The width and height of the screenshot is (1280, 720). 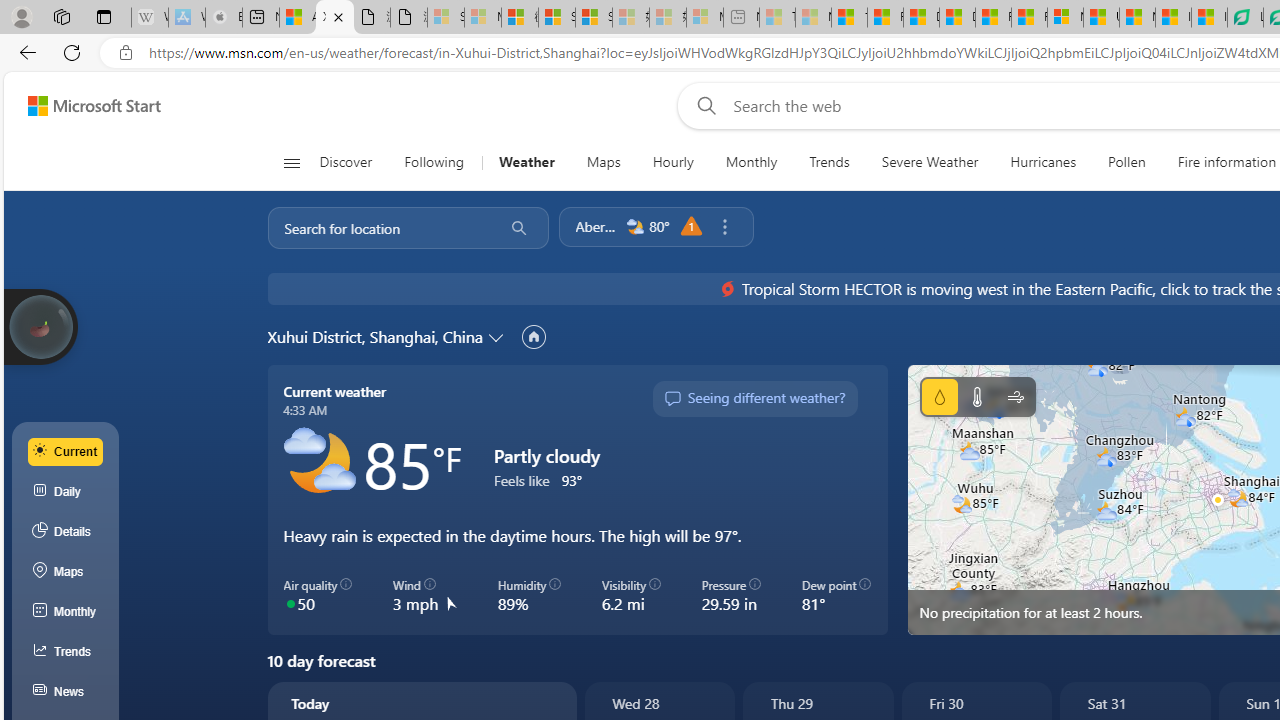 I want to click on 'Monthly', so click(x=750, y=162).